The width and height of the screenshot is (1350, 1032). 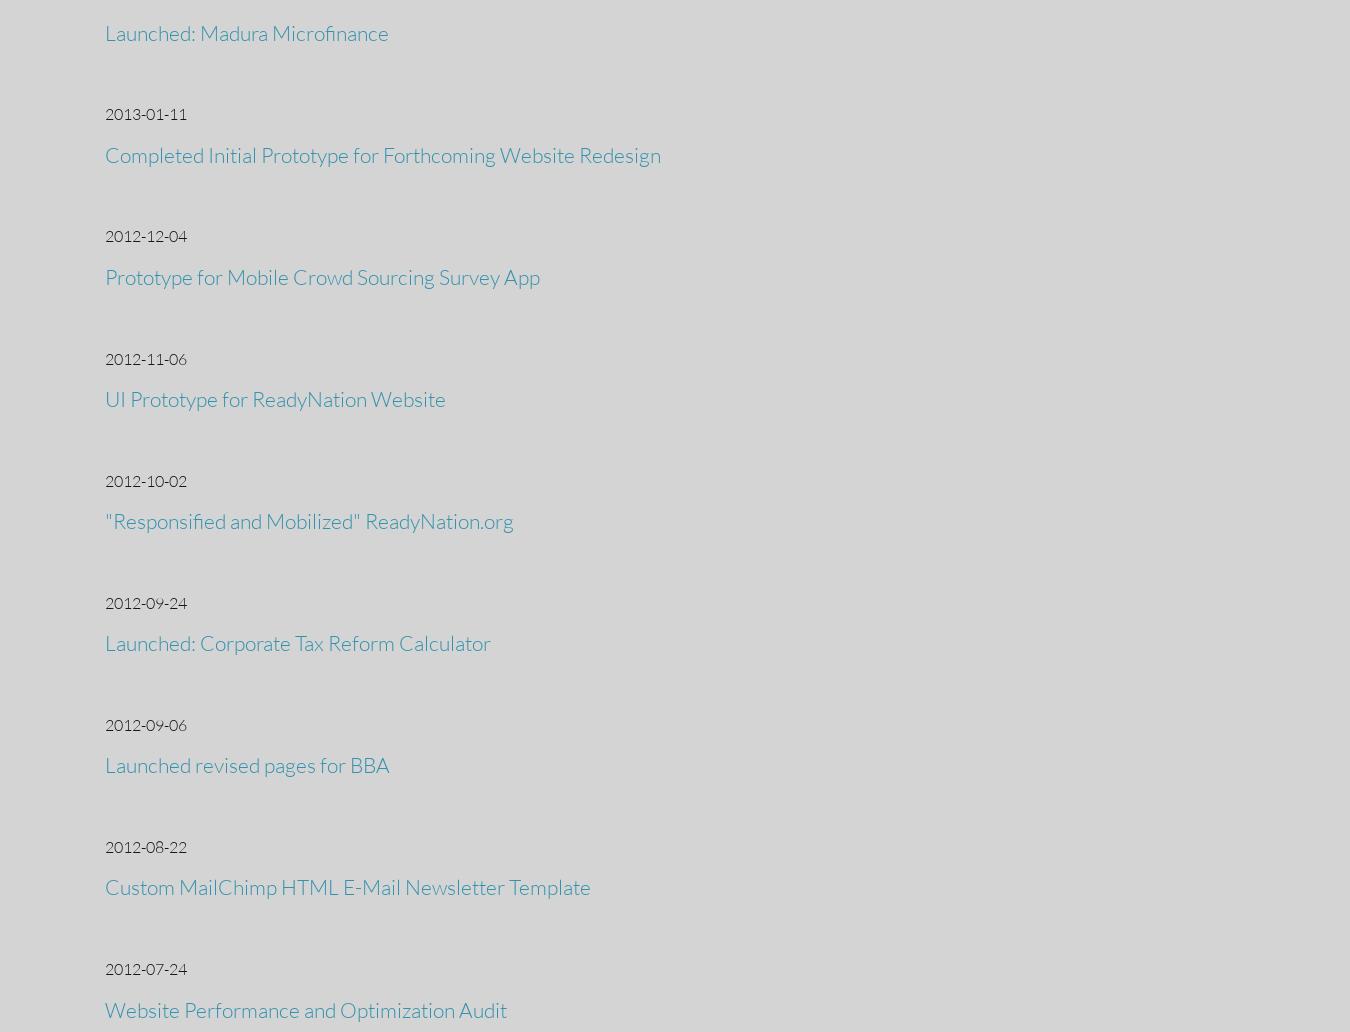 I want to click on '2012-10-02', so click(x=145, y=478).